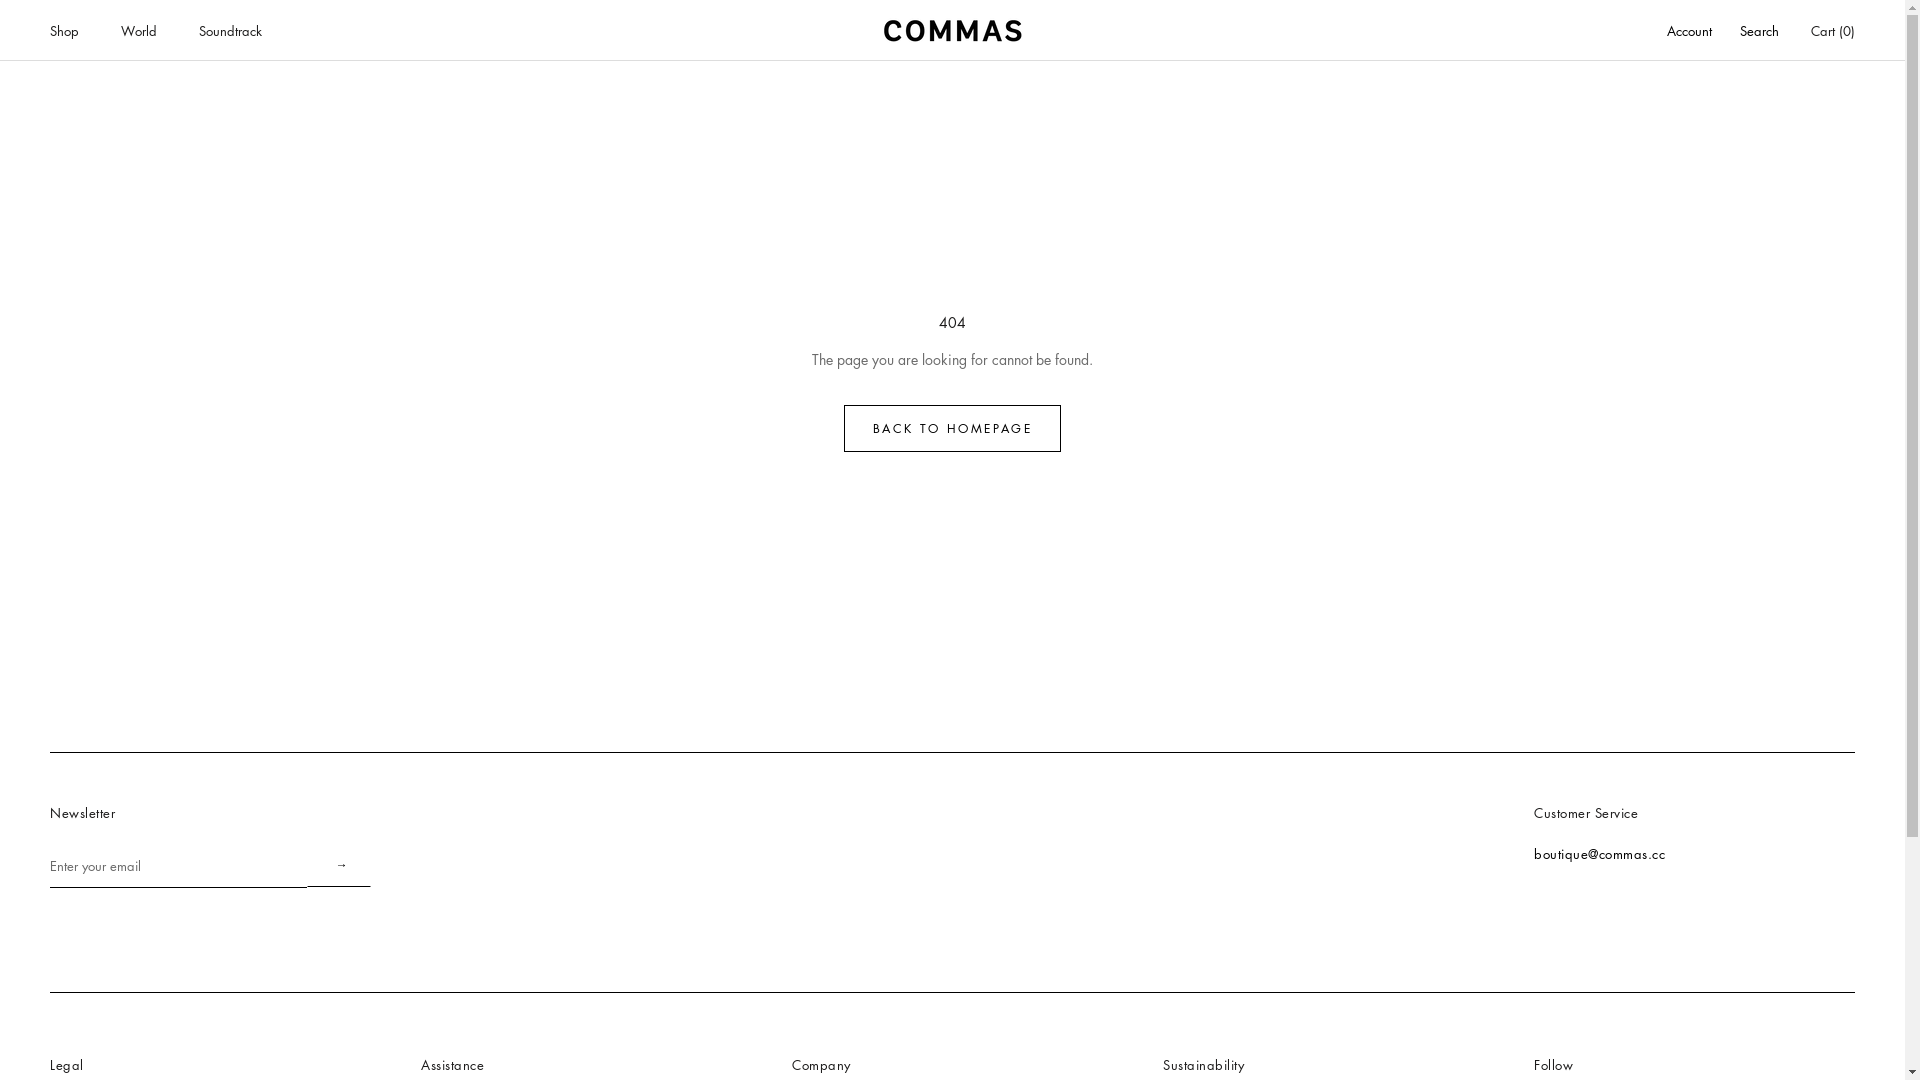 The image size is (1920, 1080). I want to click on 'World, so click(119, 30).